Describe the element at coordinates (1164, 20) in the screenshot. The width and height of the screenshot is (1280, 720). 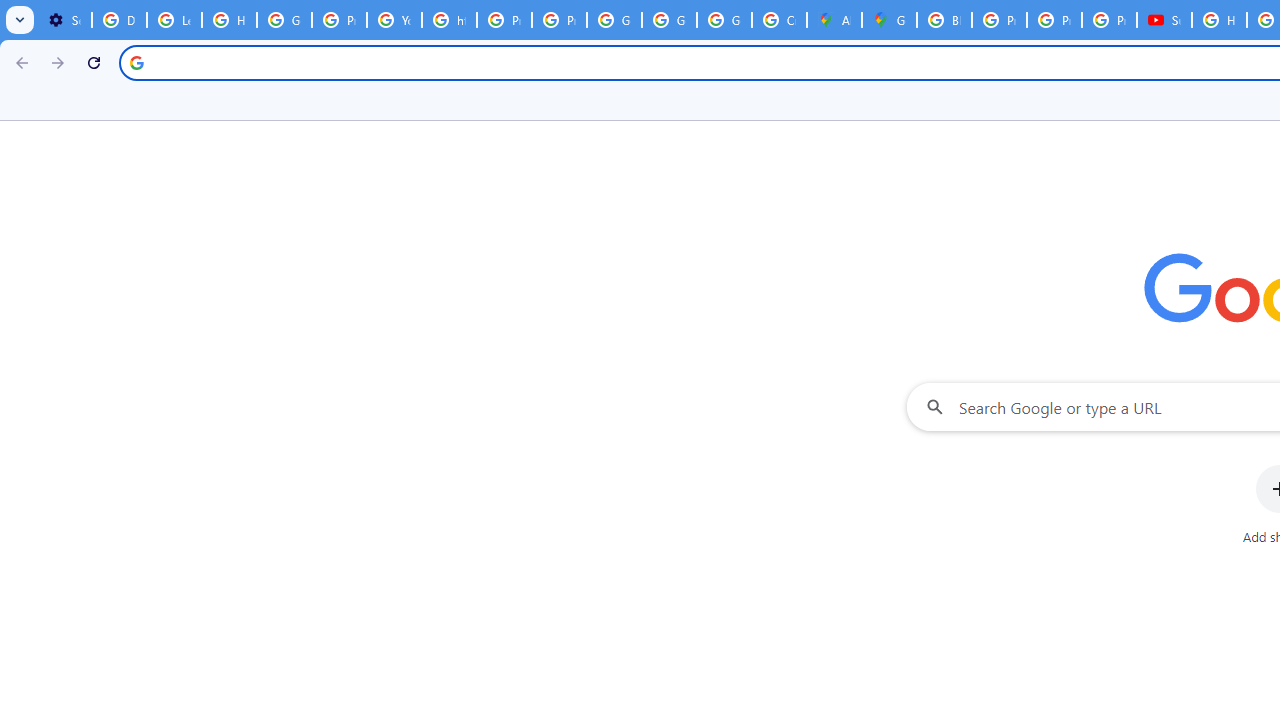
I see `'Subscriptions - YouTube'` at that location.